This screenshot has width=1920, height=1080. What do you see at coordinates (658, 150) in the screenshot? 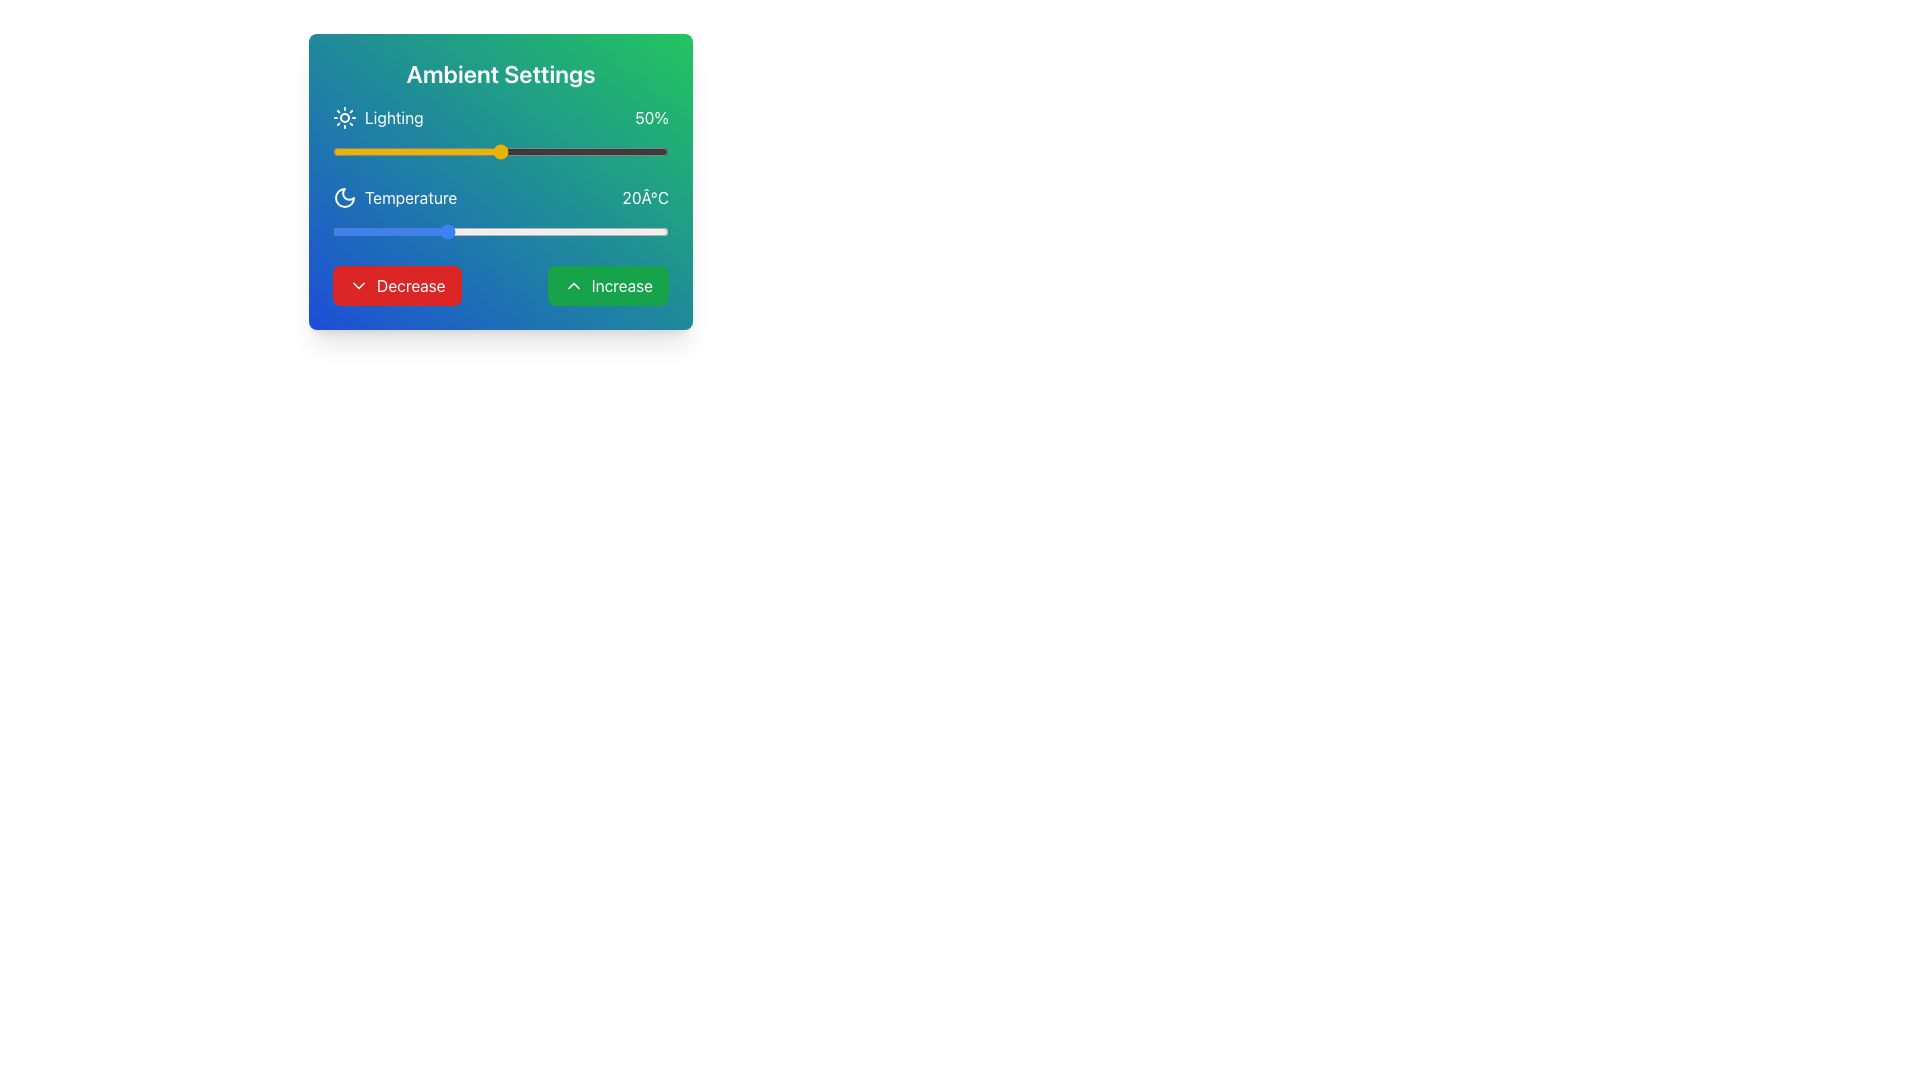
I see `brightness level` at bounding box center [658, 150].